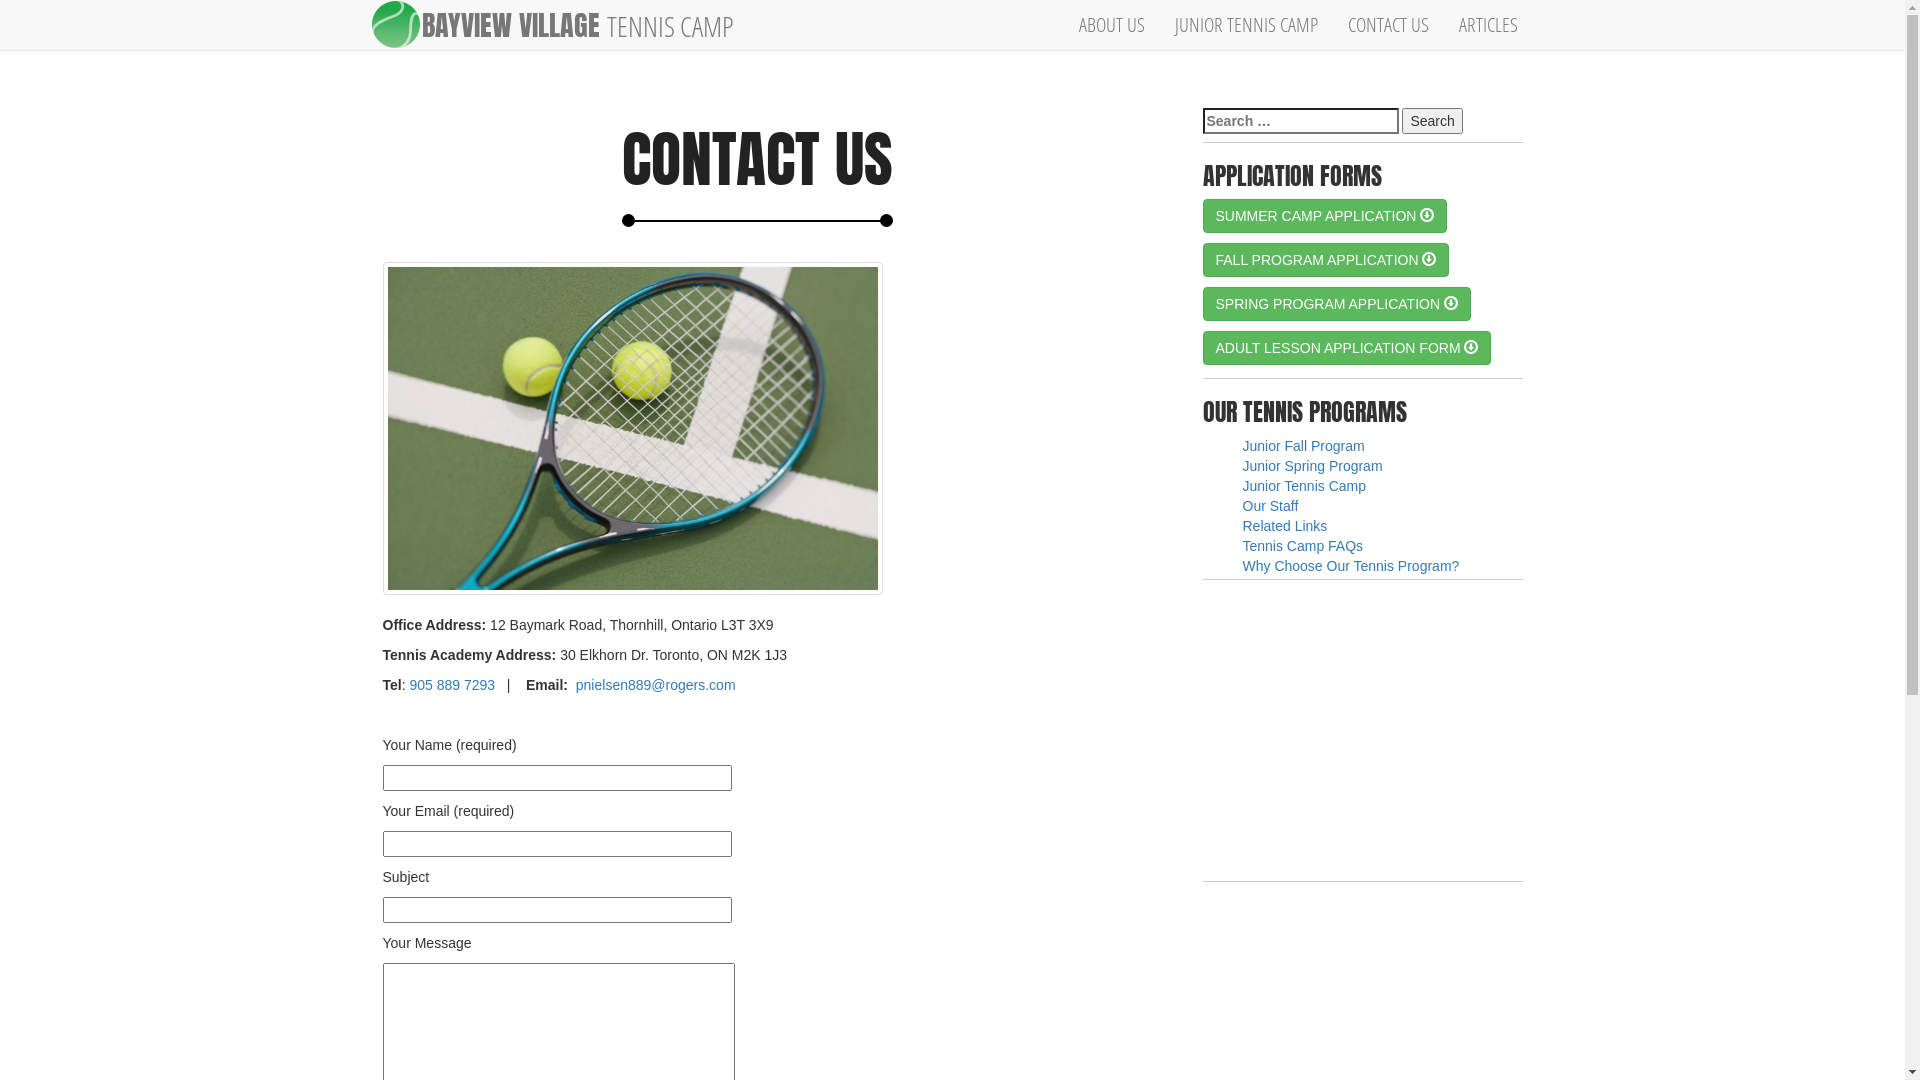 The image size is (1920, 1080). Describe the element at coordinates (1284, 524) in the screenshot. I see `'Related Links'` at that location.